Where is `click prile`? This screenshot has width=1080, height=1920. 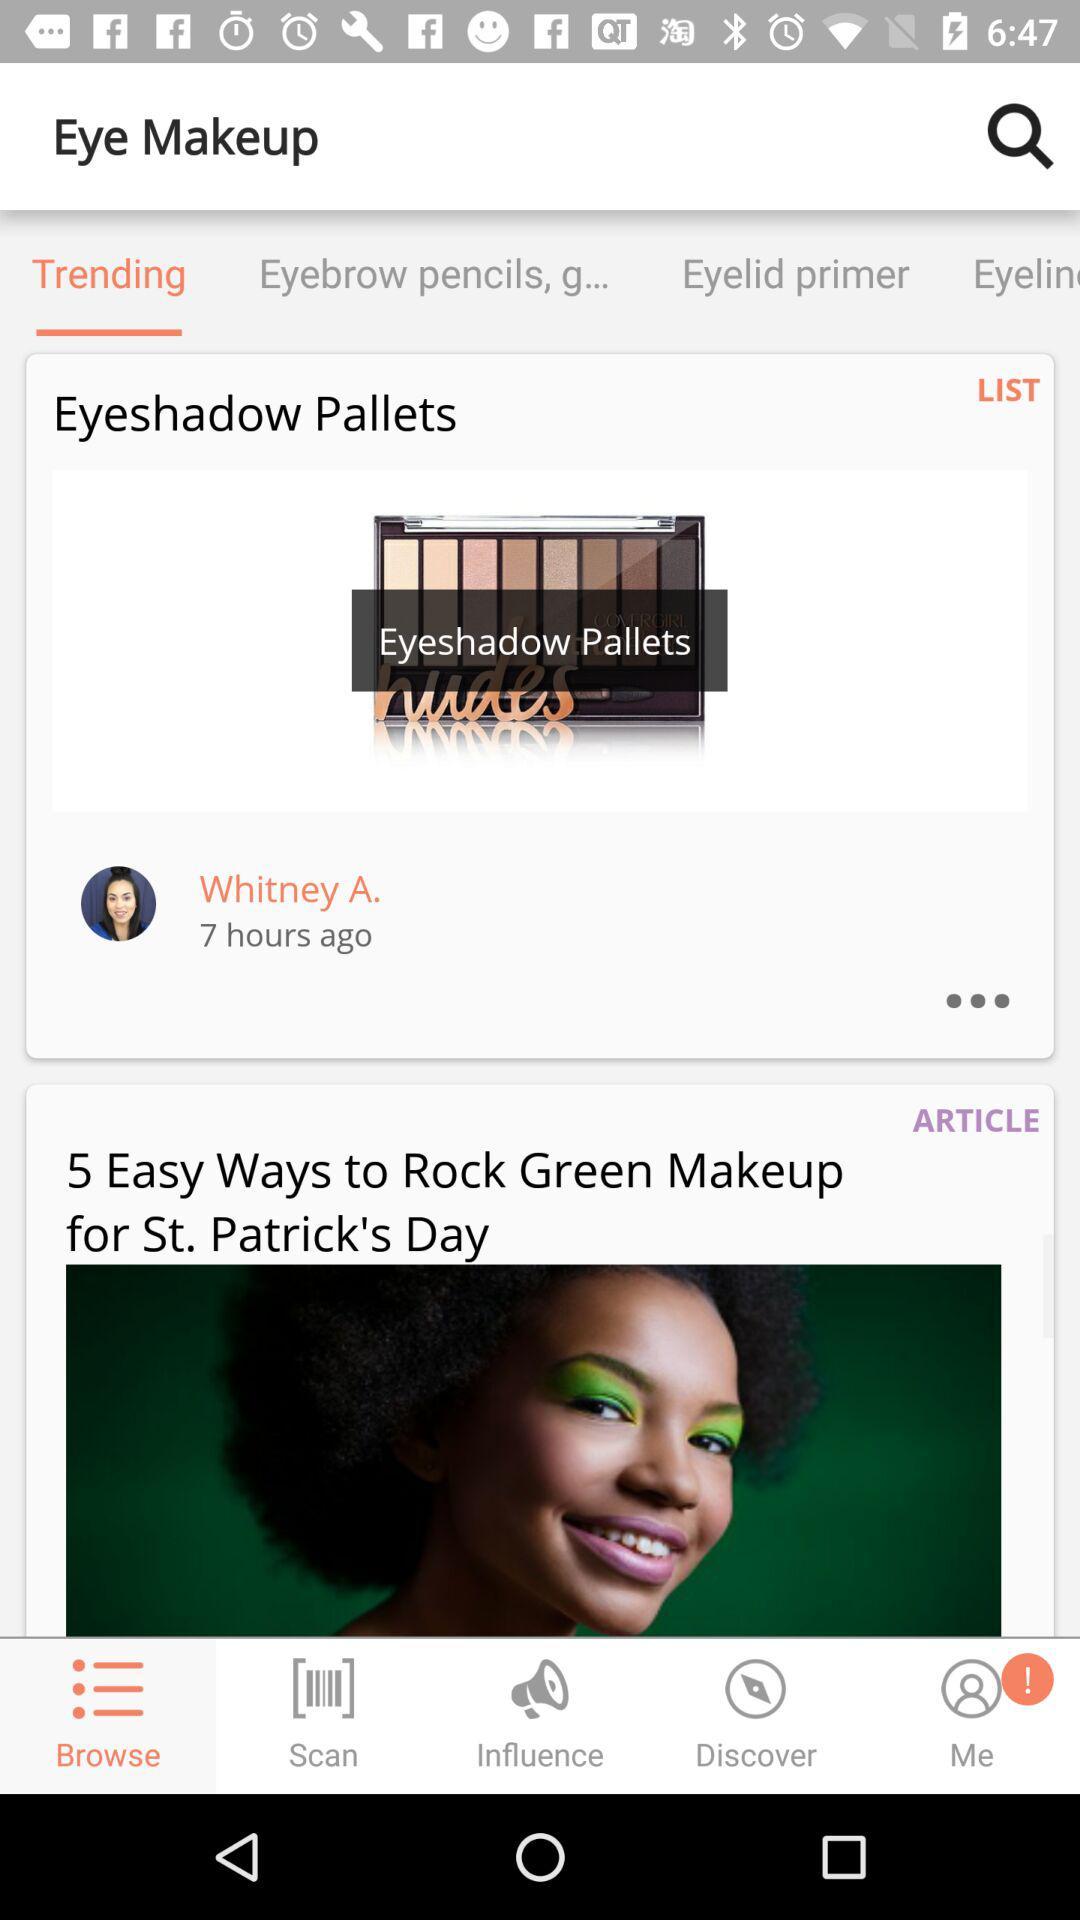 click prile is located at coordinates (118, 902).